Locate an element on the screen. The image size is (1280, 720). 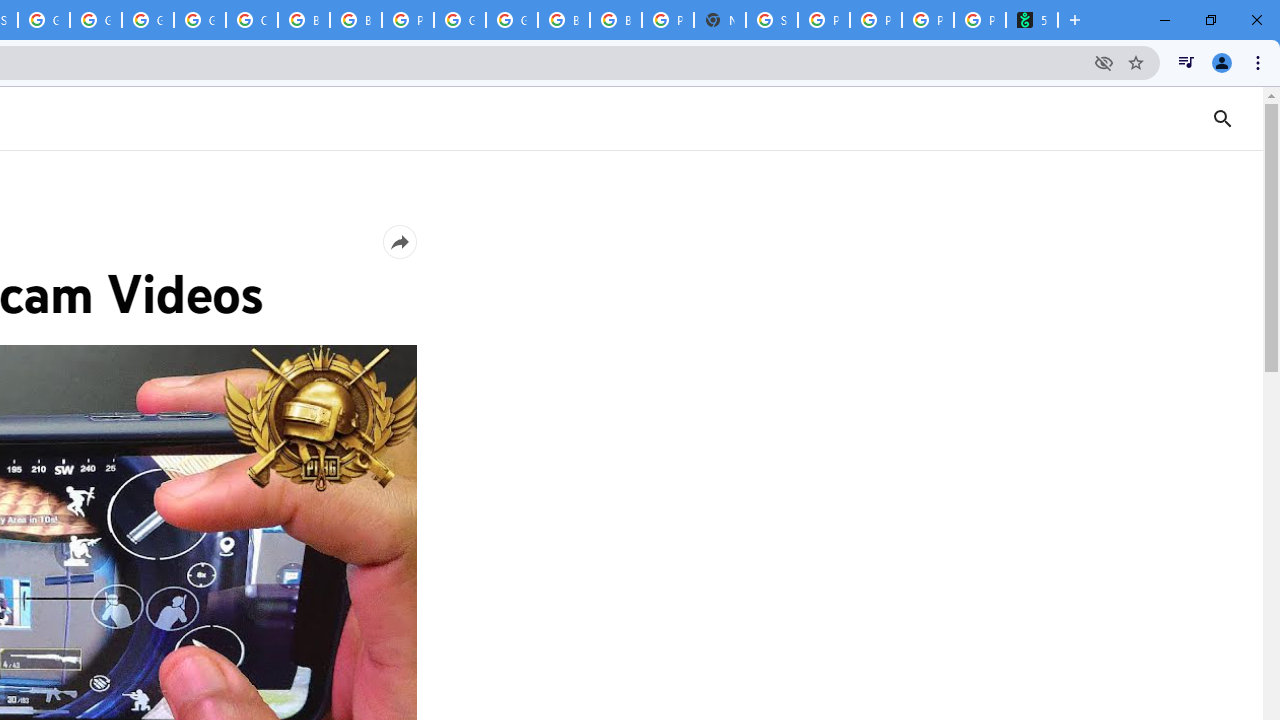
'Google Cloud Platform' is located at coordinates (512, 20).